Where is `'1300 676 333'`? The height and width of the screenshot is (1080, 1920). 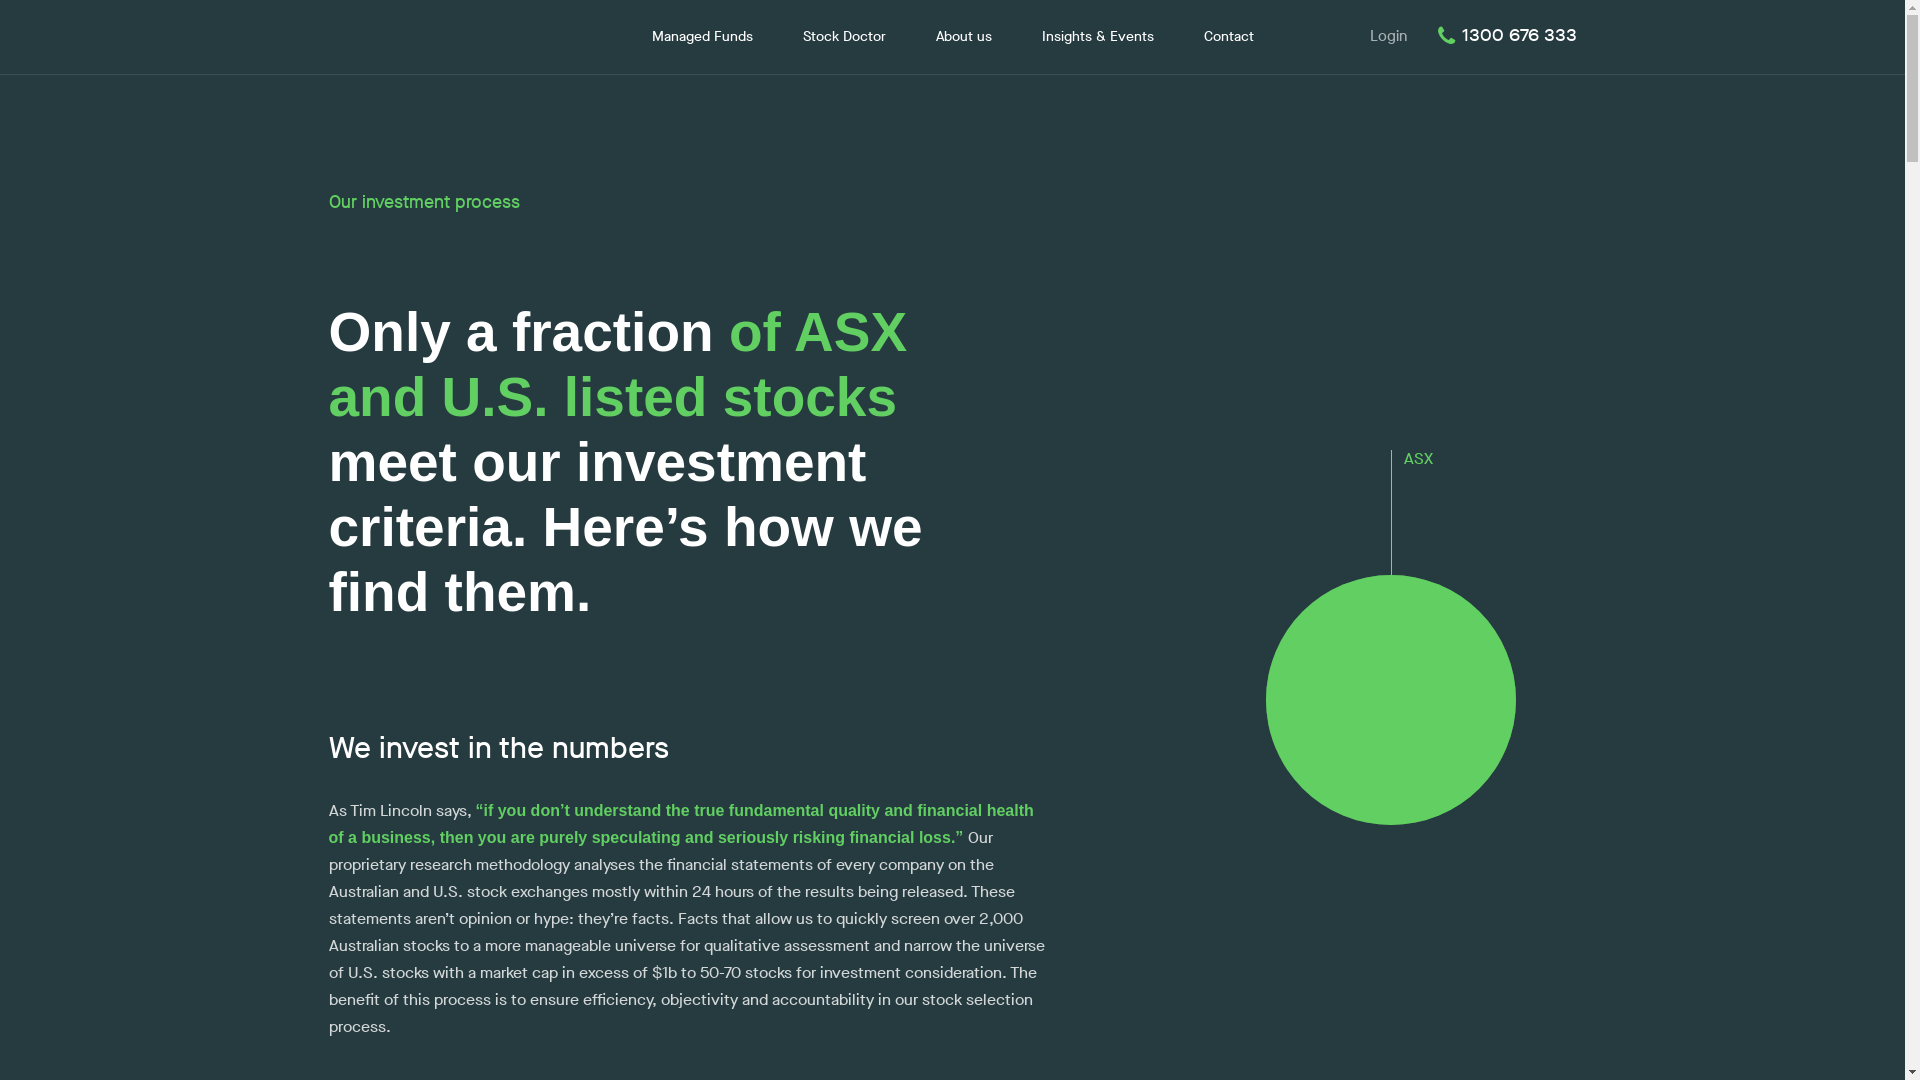 '1300 676 333' is located at coordinates (1429, 36).